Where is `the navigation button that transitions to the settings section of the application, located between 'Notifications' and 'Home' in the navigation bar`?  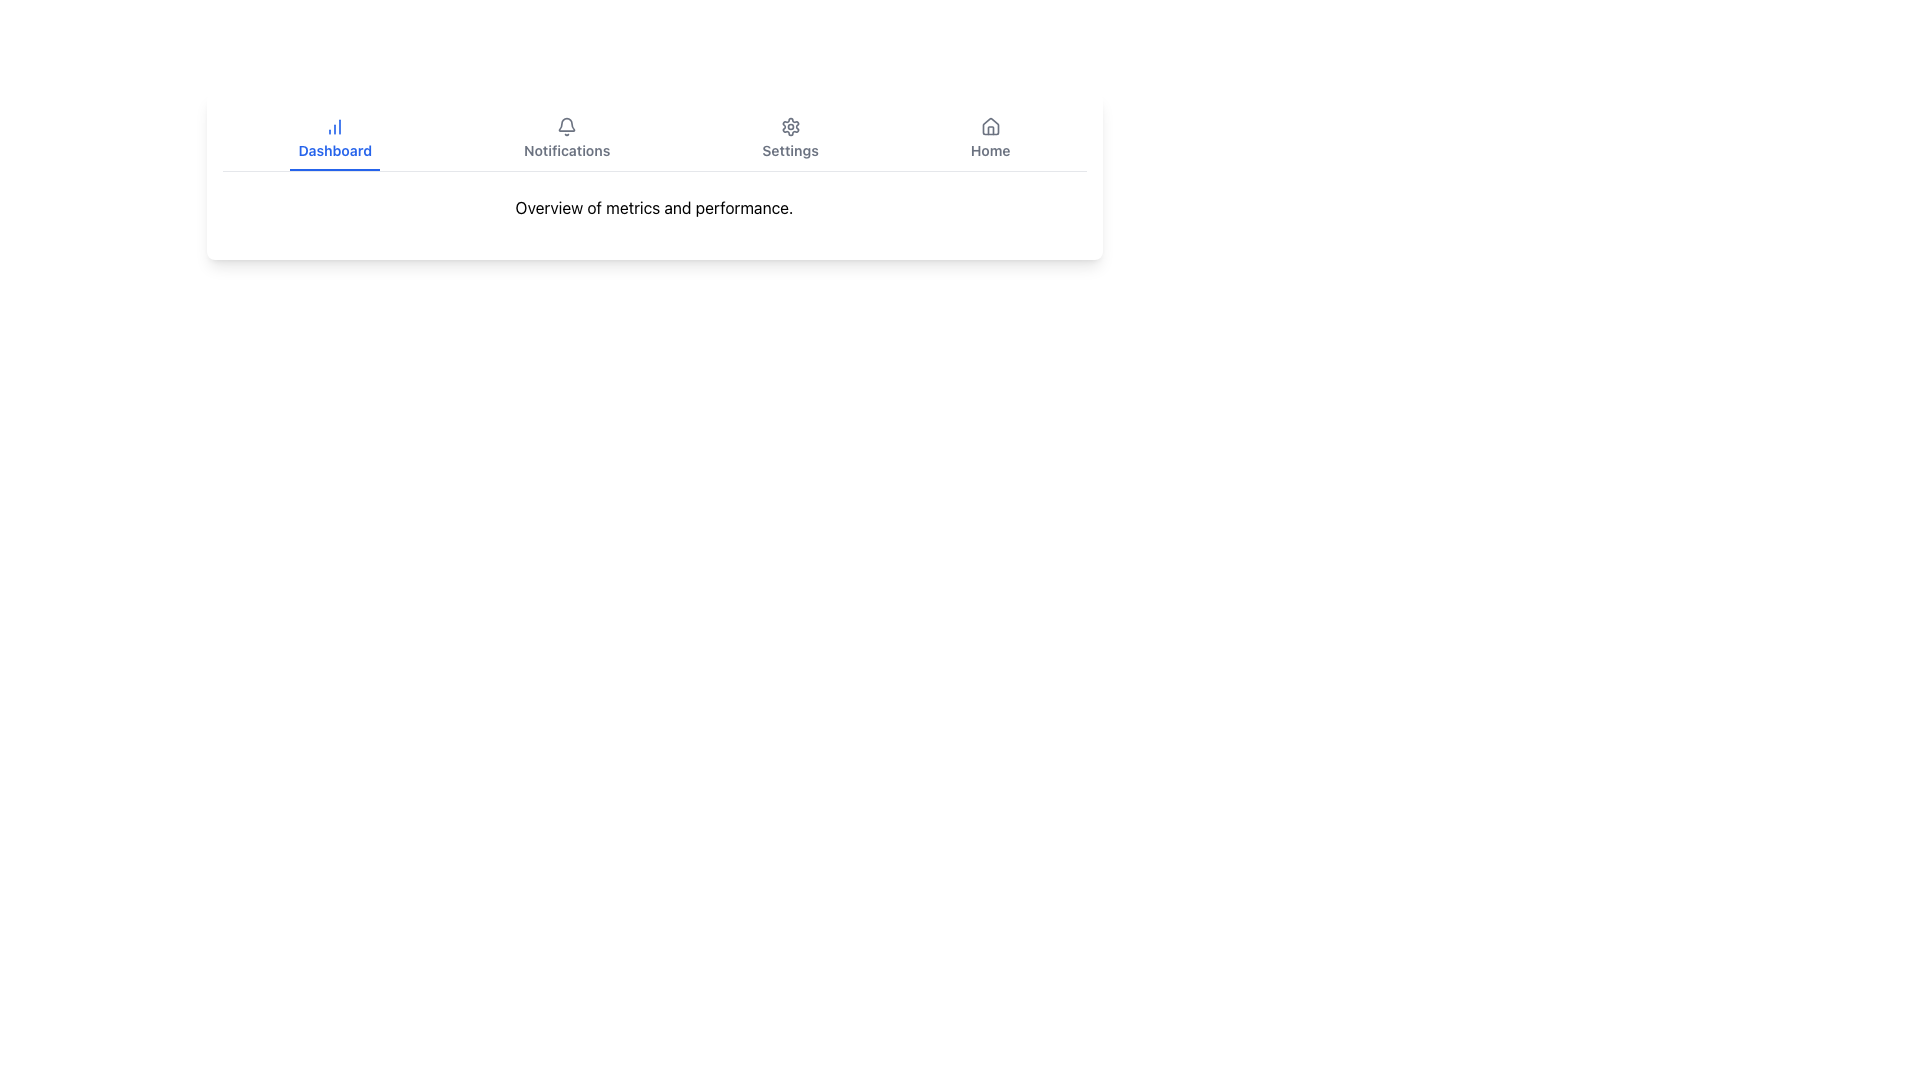
the navigation button that transitions to the settings section of the application, located between 'Notifications' and 'Home' in the navigation bar is located at coordinates (789, 138).